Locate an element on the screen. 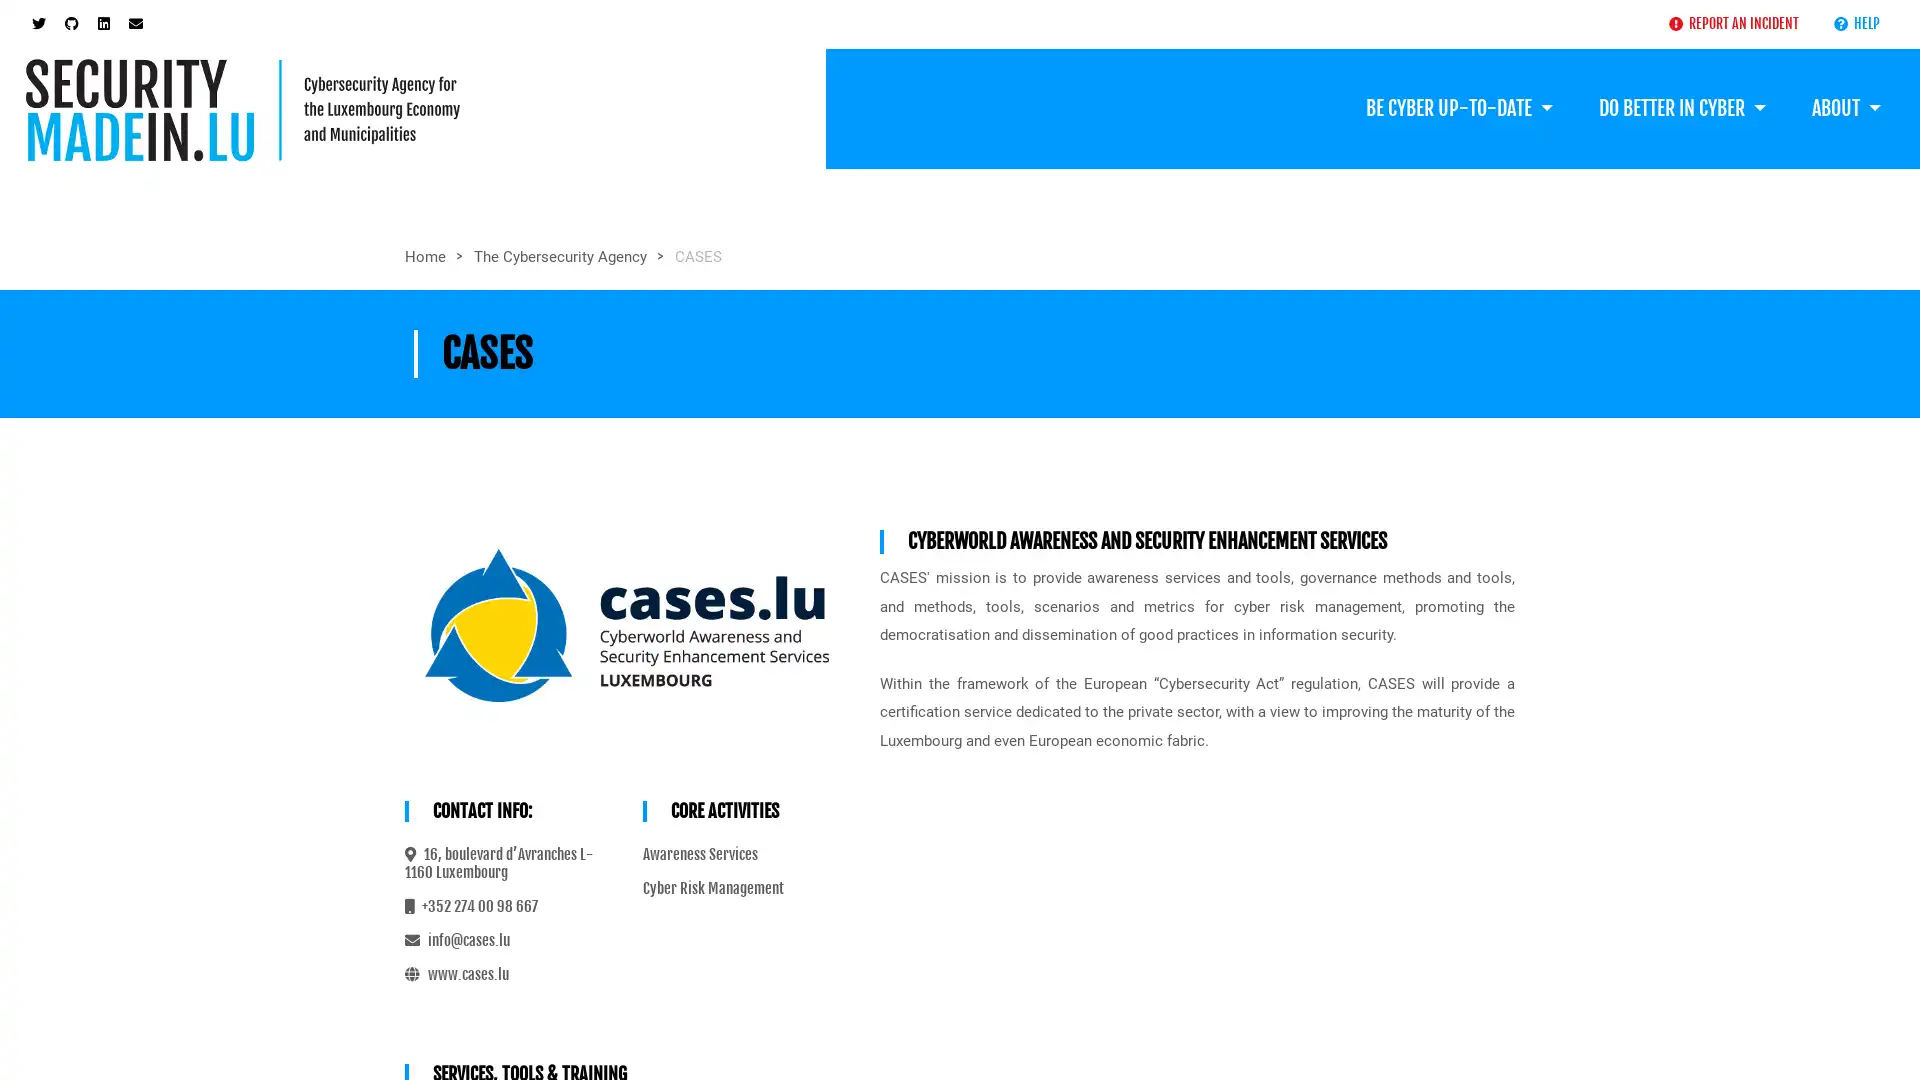  ABOUT is located at coordinates (1845, 108).